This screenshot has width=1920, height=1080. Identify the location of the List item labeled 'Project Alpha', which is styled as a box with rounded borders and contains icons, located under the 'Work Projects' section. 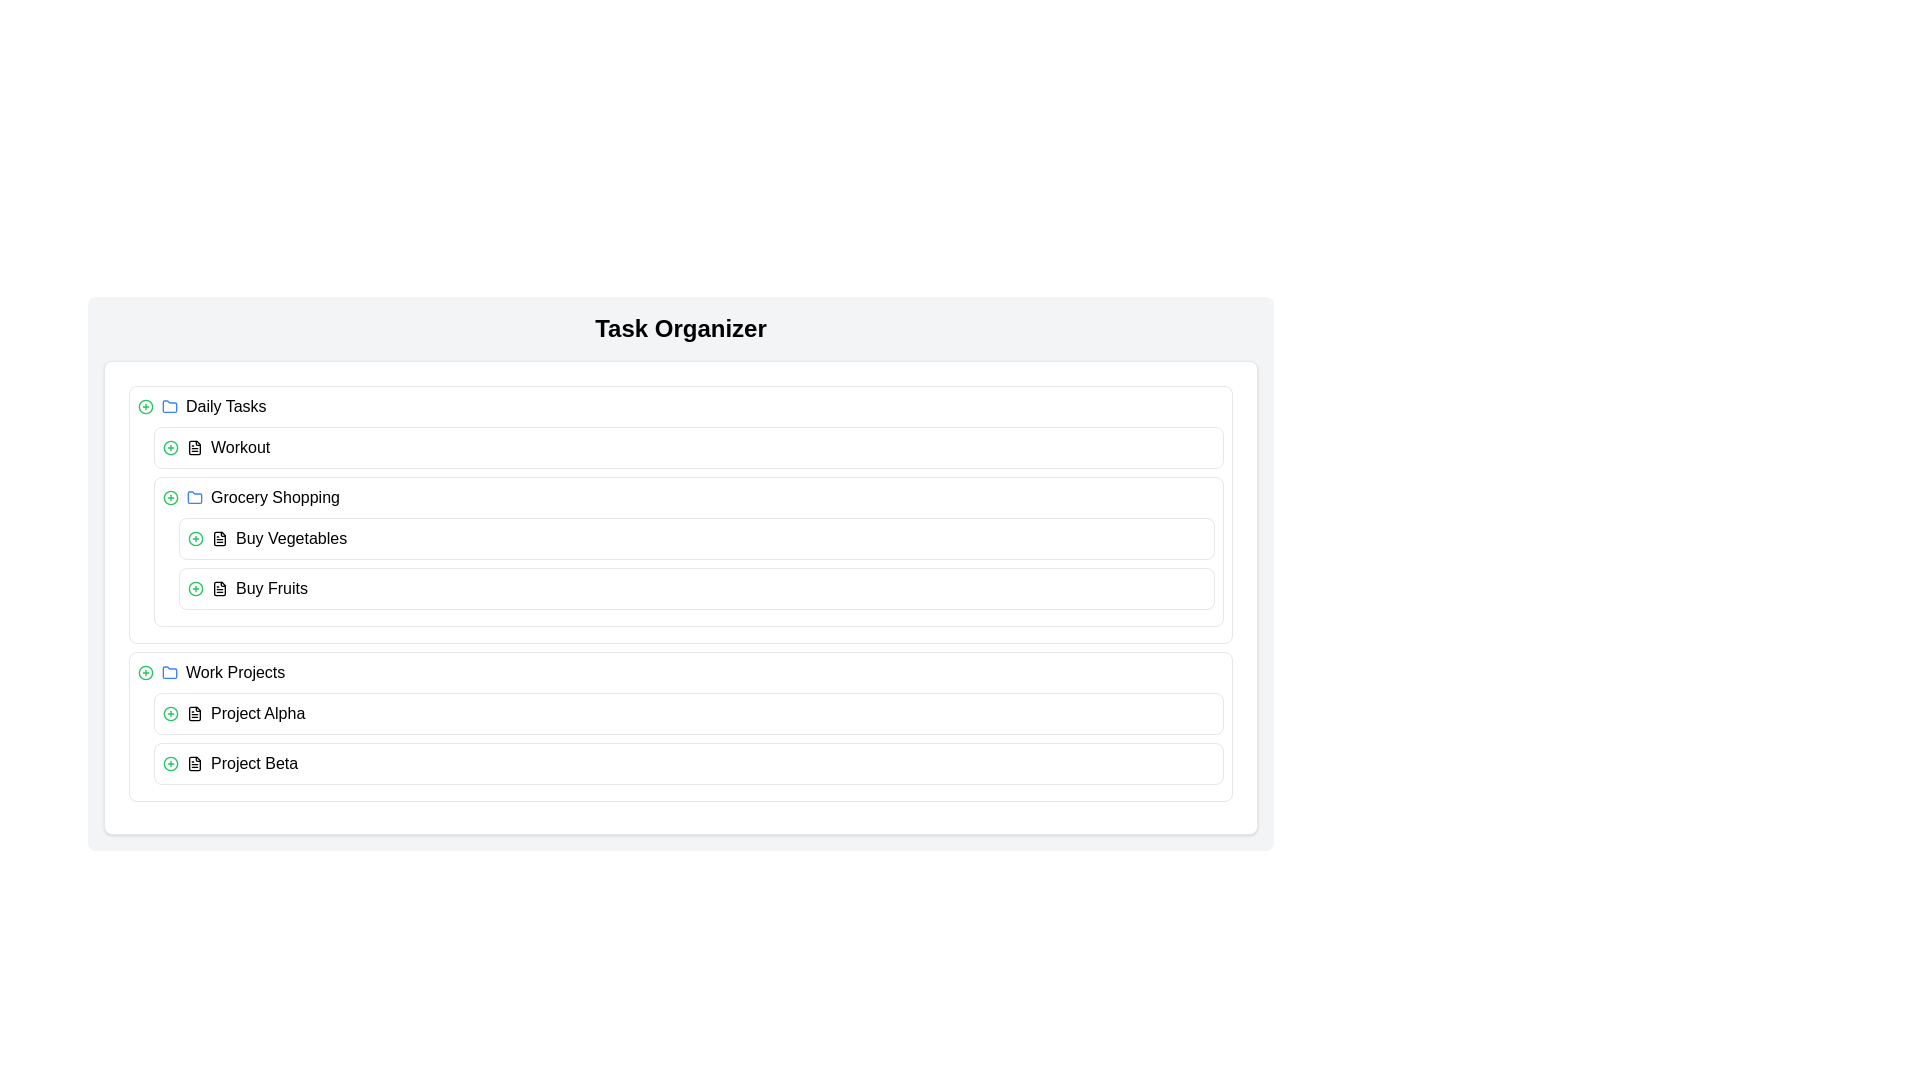
(689, 712).